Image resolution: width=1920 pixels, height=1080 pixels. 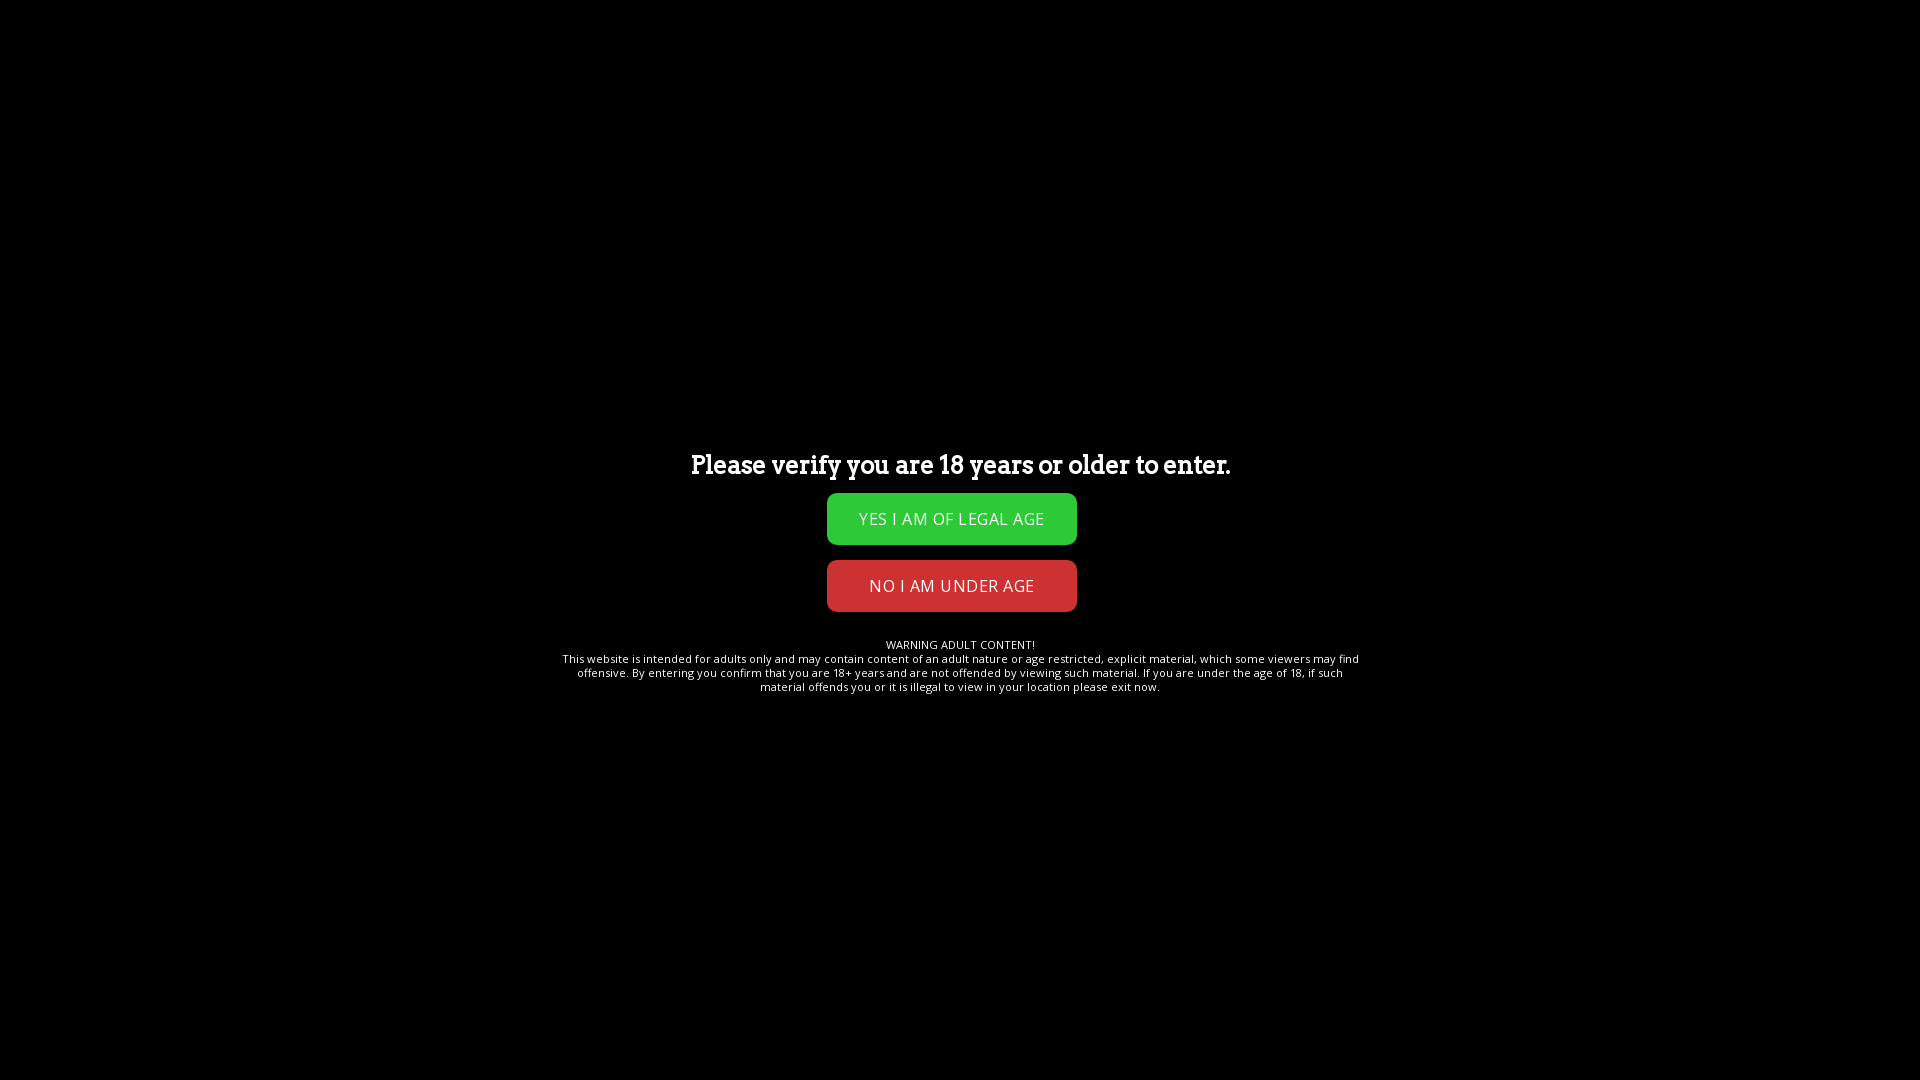 I want to click on 'TERPENES', so click(x=547, y=111).